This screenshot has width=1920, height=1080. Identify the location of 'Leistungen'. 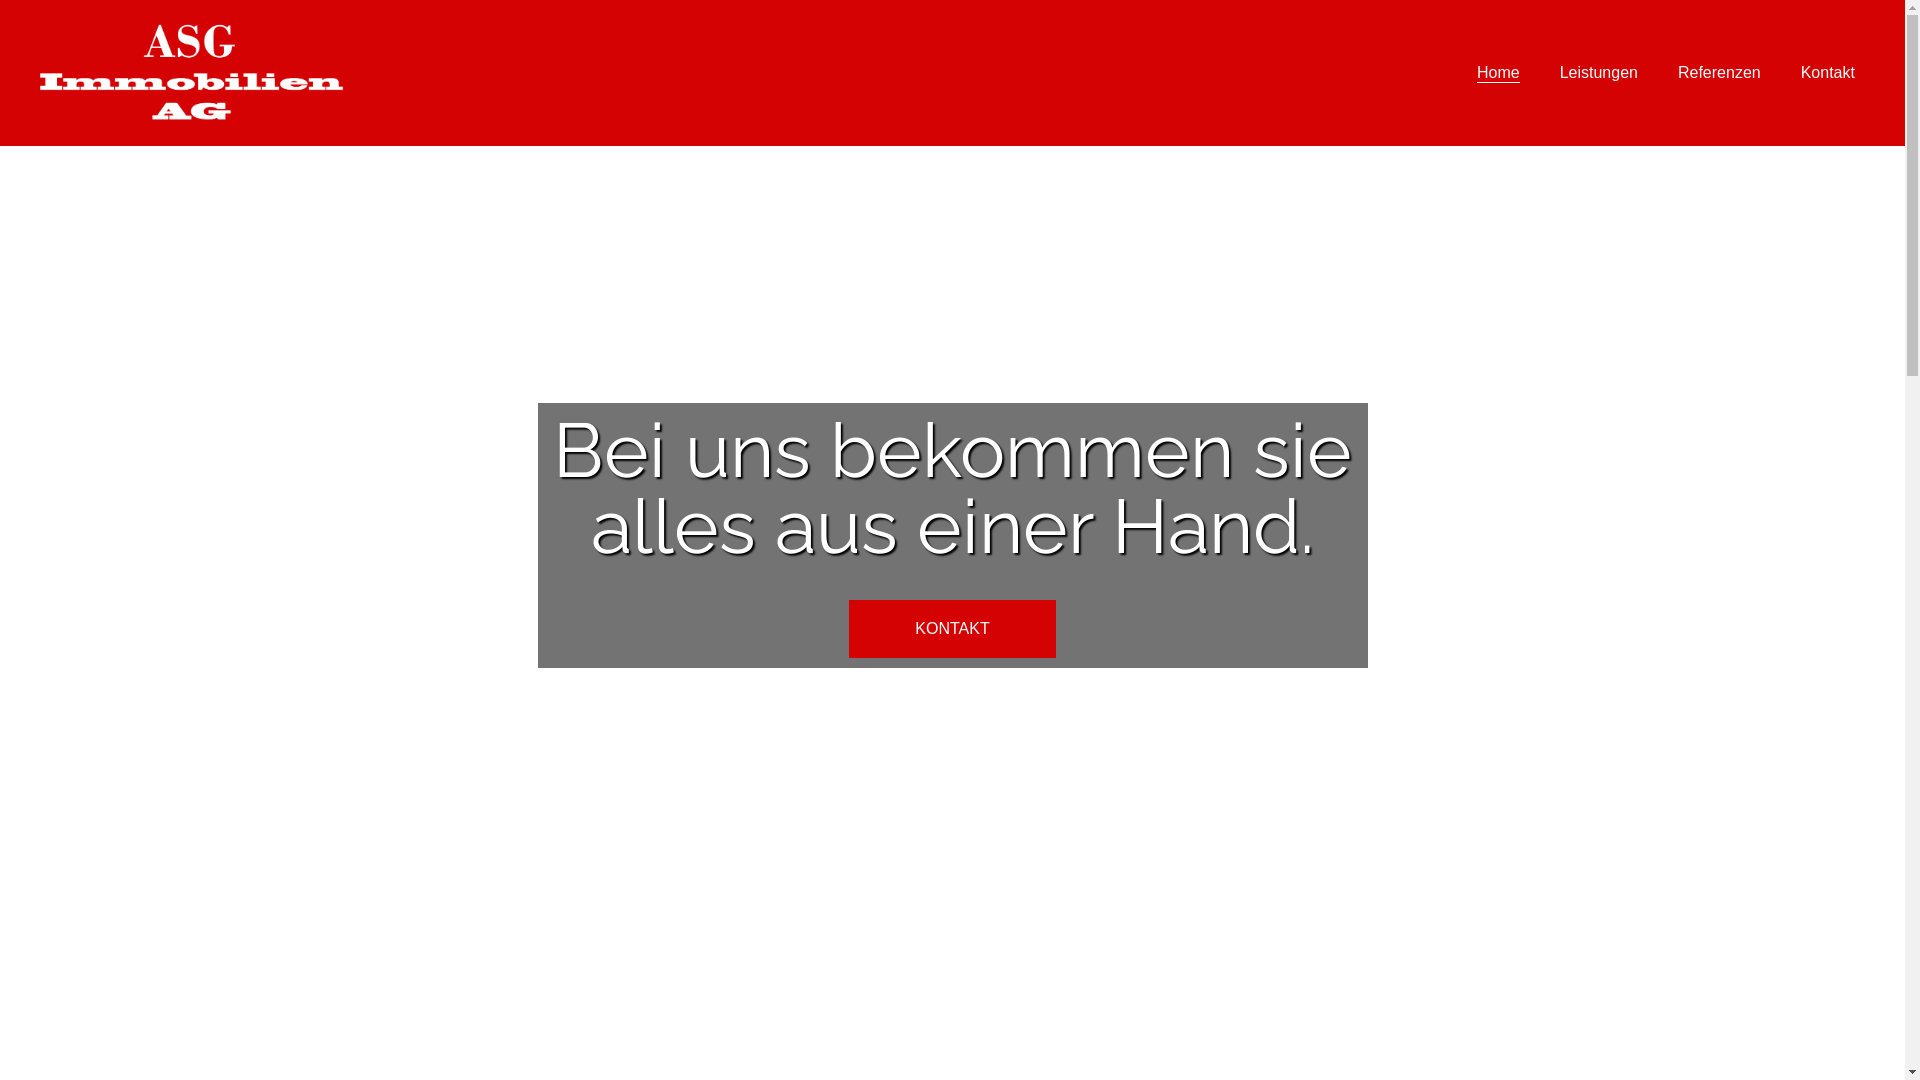
(1597, 72).